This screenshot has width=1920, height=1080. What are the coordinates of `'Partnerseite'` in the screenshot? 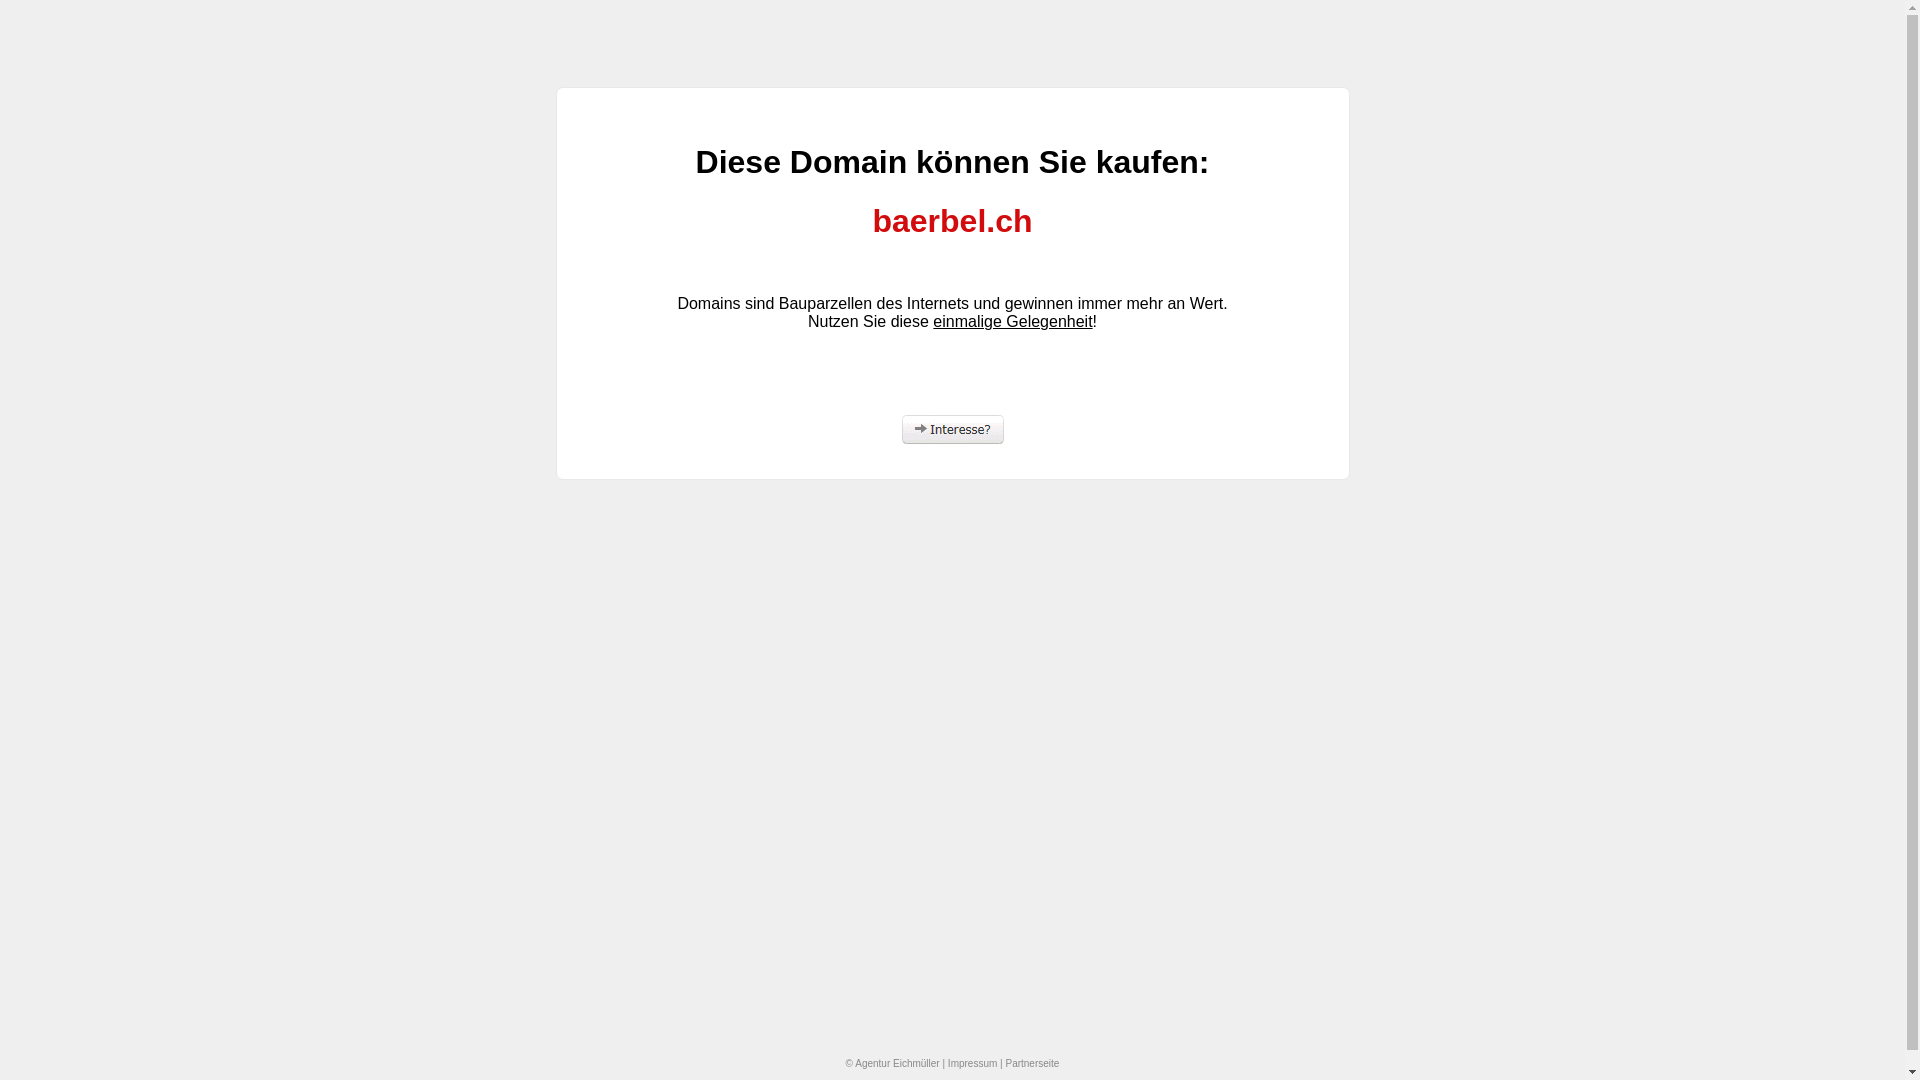 It's located at (1032, 1062).